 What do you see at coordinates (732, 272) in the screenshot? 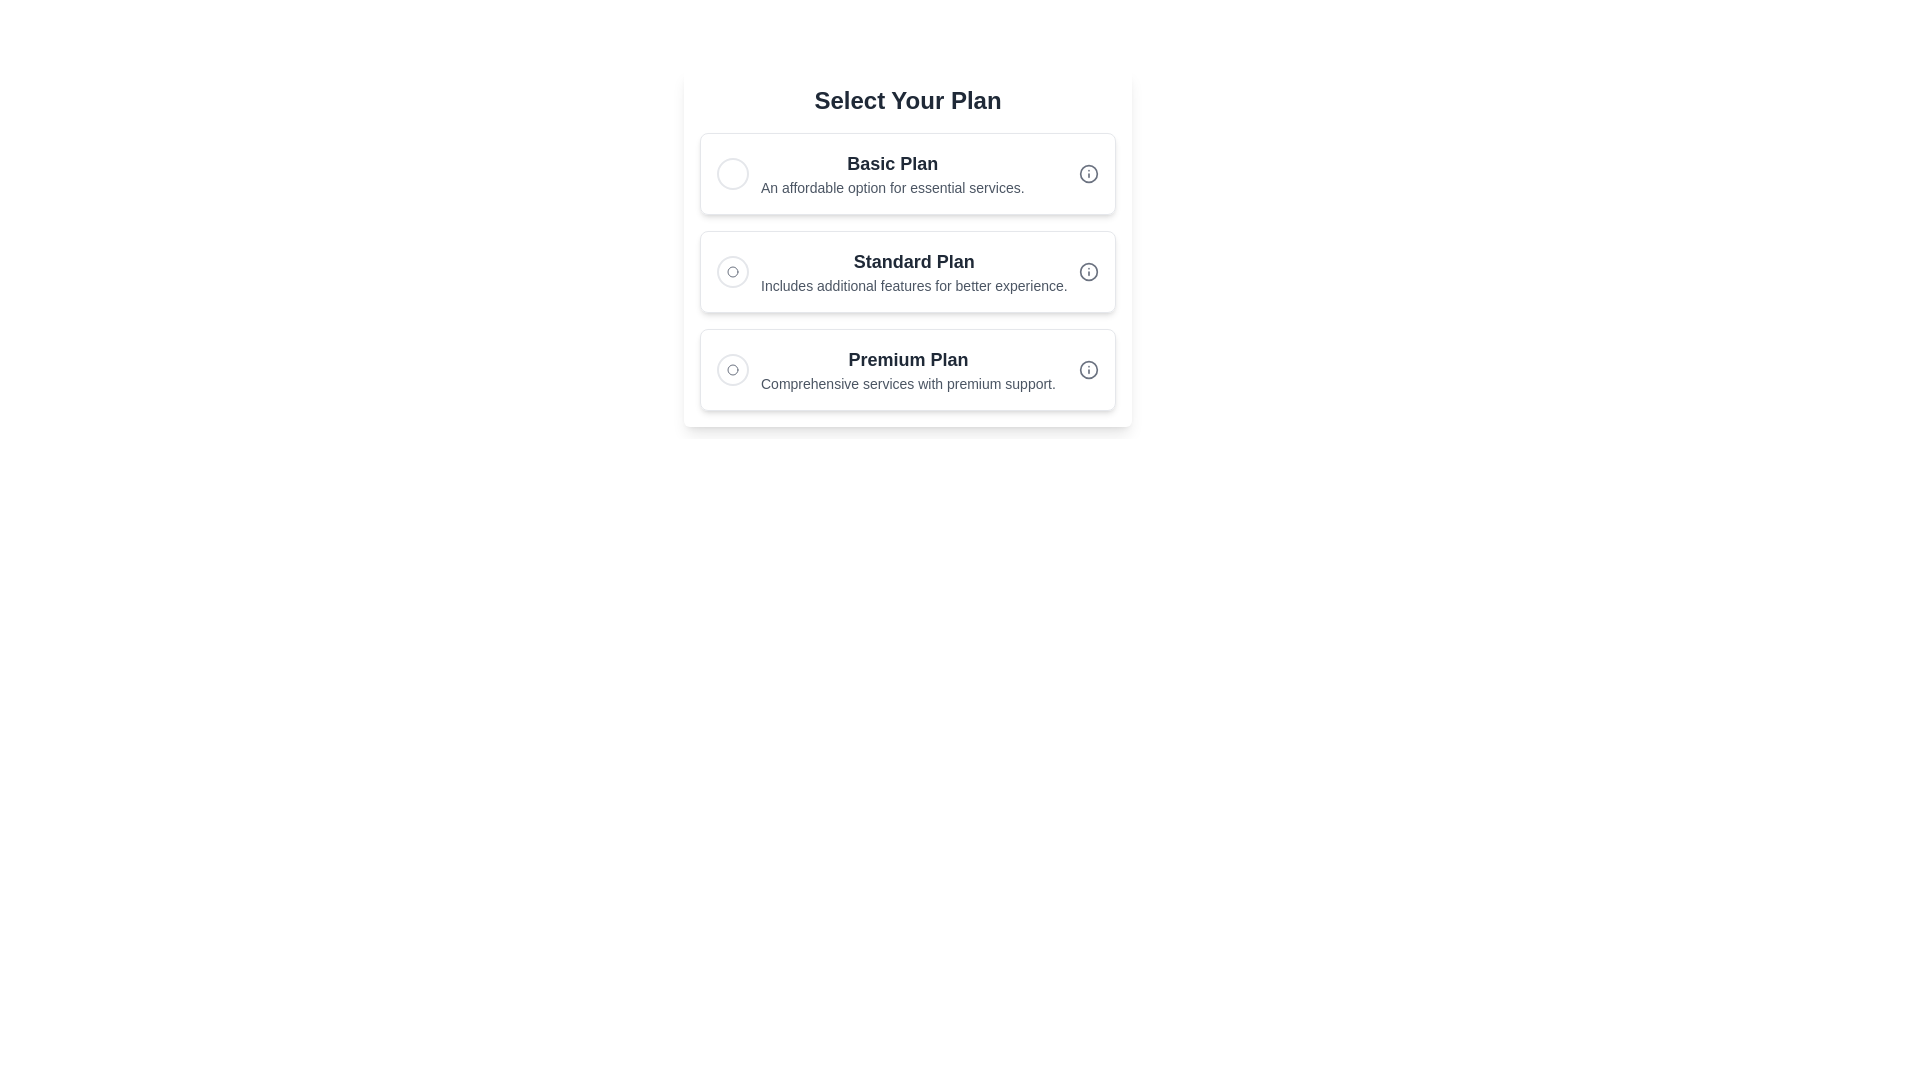
I see `the radio button for the 'Standard Plan' option` at bounding box center [732, 272].